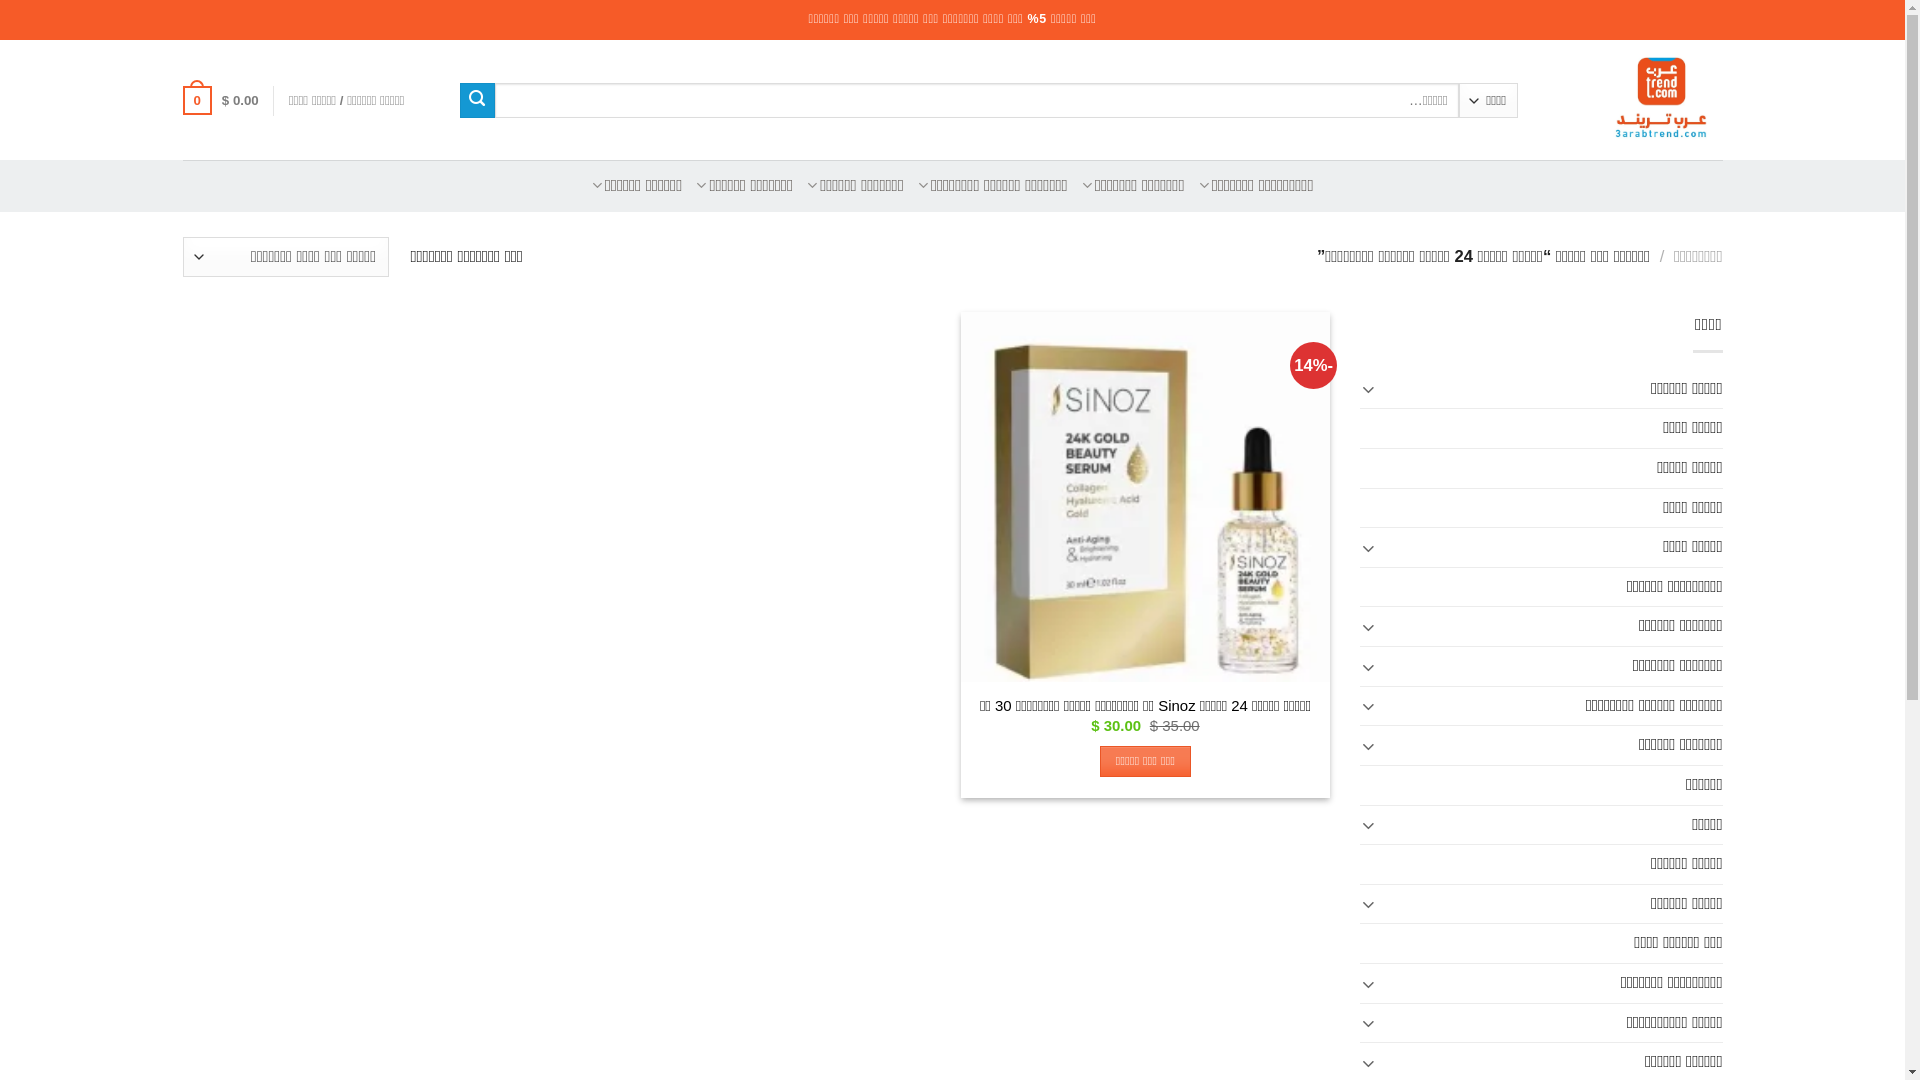 This screenshot has width=1920, height=1080. What do you see at coordinates (220, 100) in the screenshot?
I see `'$ 0.00` at bounding box center [220, 100].